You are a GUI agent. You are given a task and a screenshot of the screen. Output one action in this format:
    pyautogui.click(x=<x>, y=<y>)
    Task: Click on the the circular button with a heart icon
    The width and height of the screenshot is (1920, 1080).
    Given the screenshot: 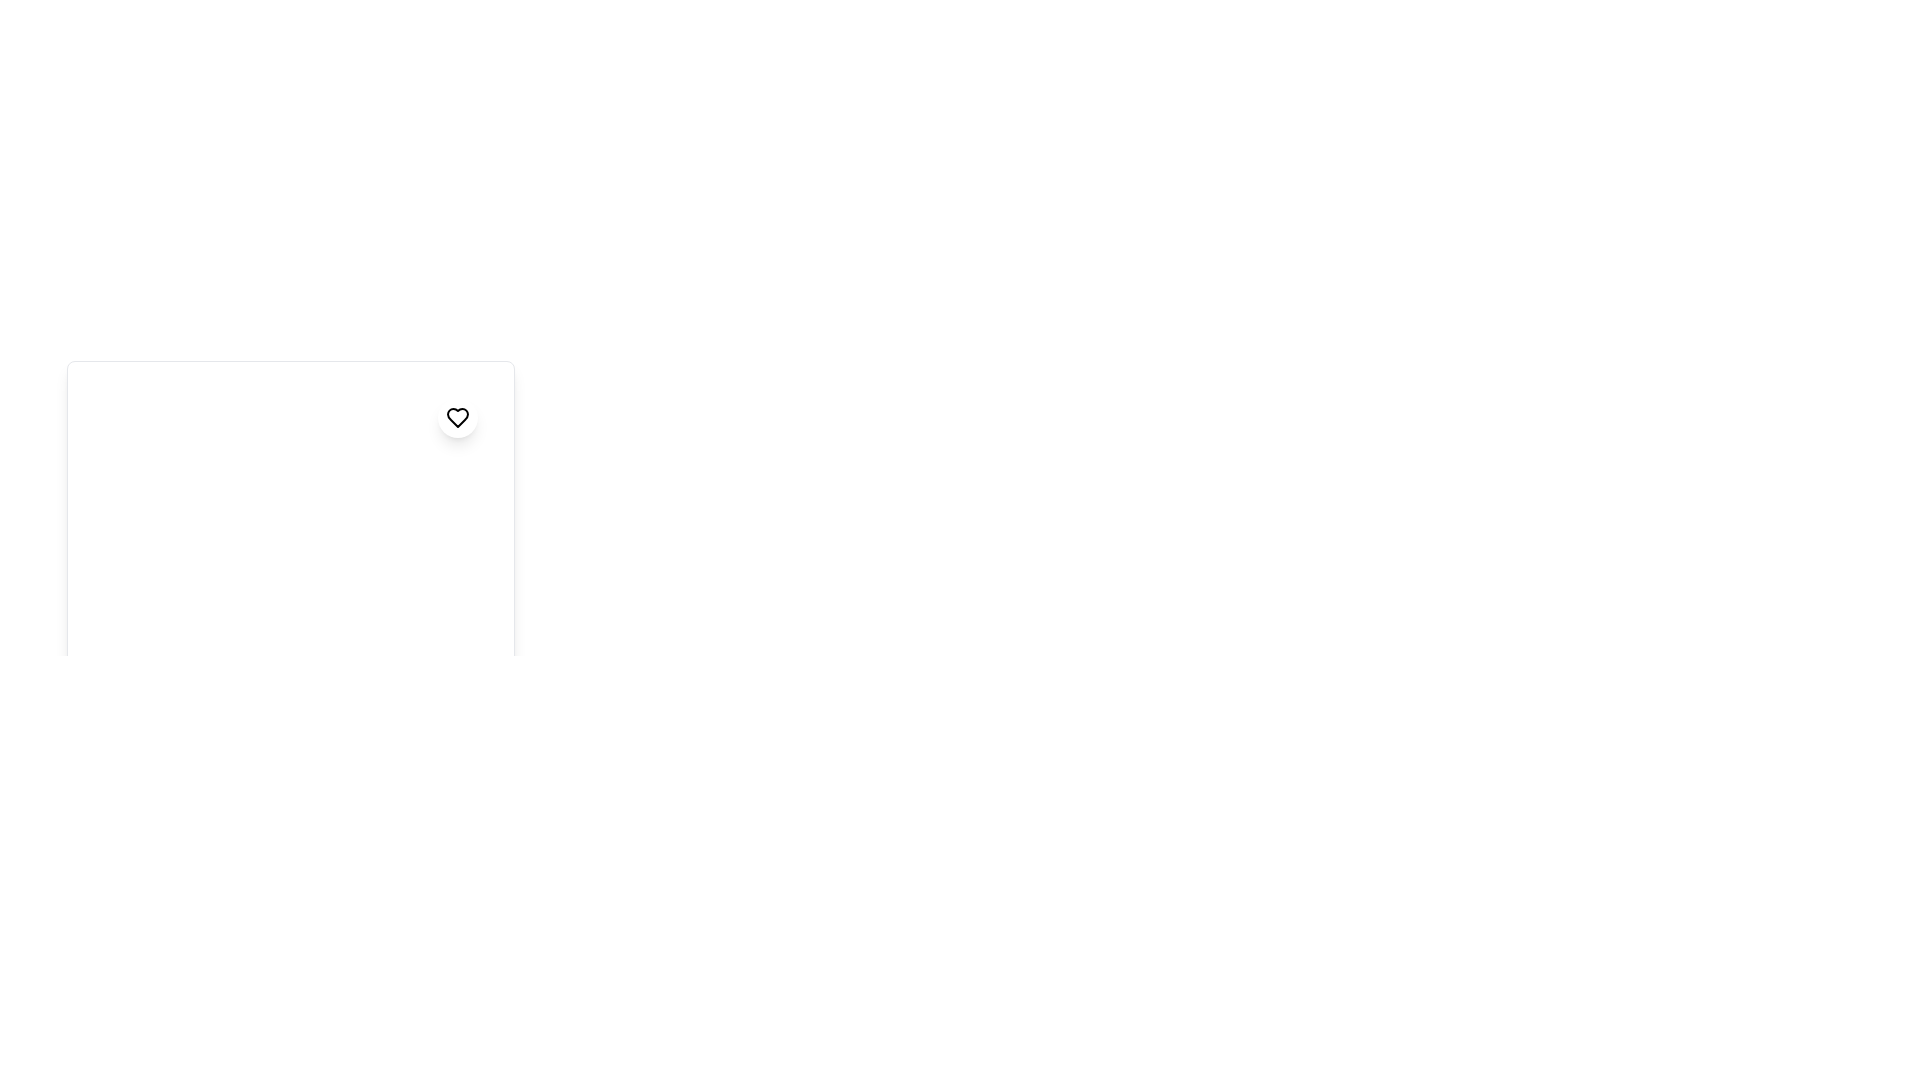 What is the action you would take?
    pyautogui.click(x=456, y=416)
    